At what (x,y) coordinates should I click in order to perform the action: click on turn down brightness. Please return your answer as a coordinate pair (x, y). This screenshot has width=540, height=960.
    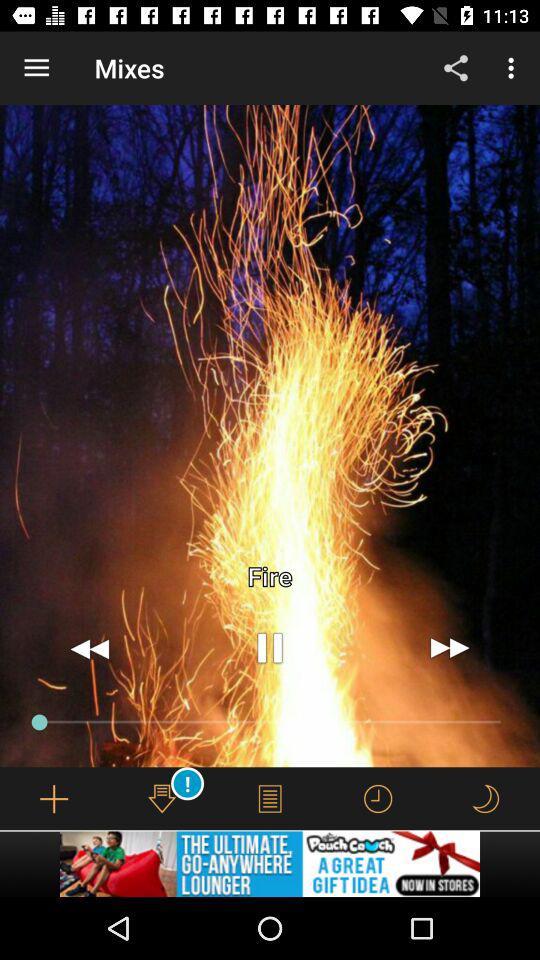
    Looking at the image, I should click on (484, 798).